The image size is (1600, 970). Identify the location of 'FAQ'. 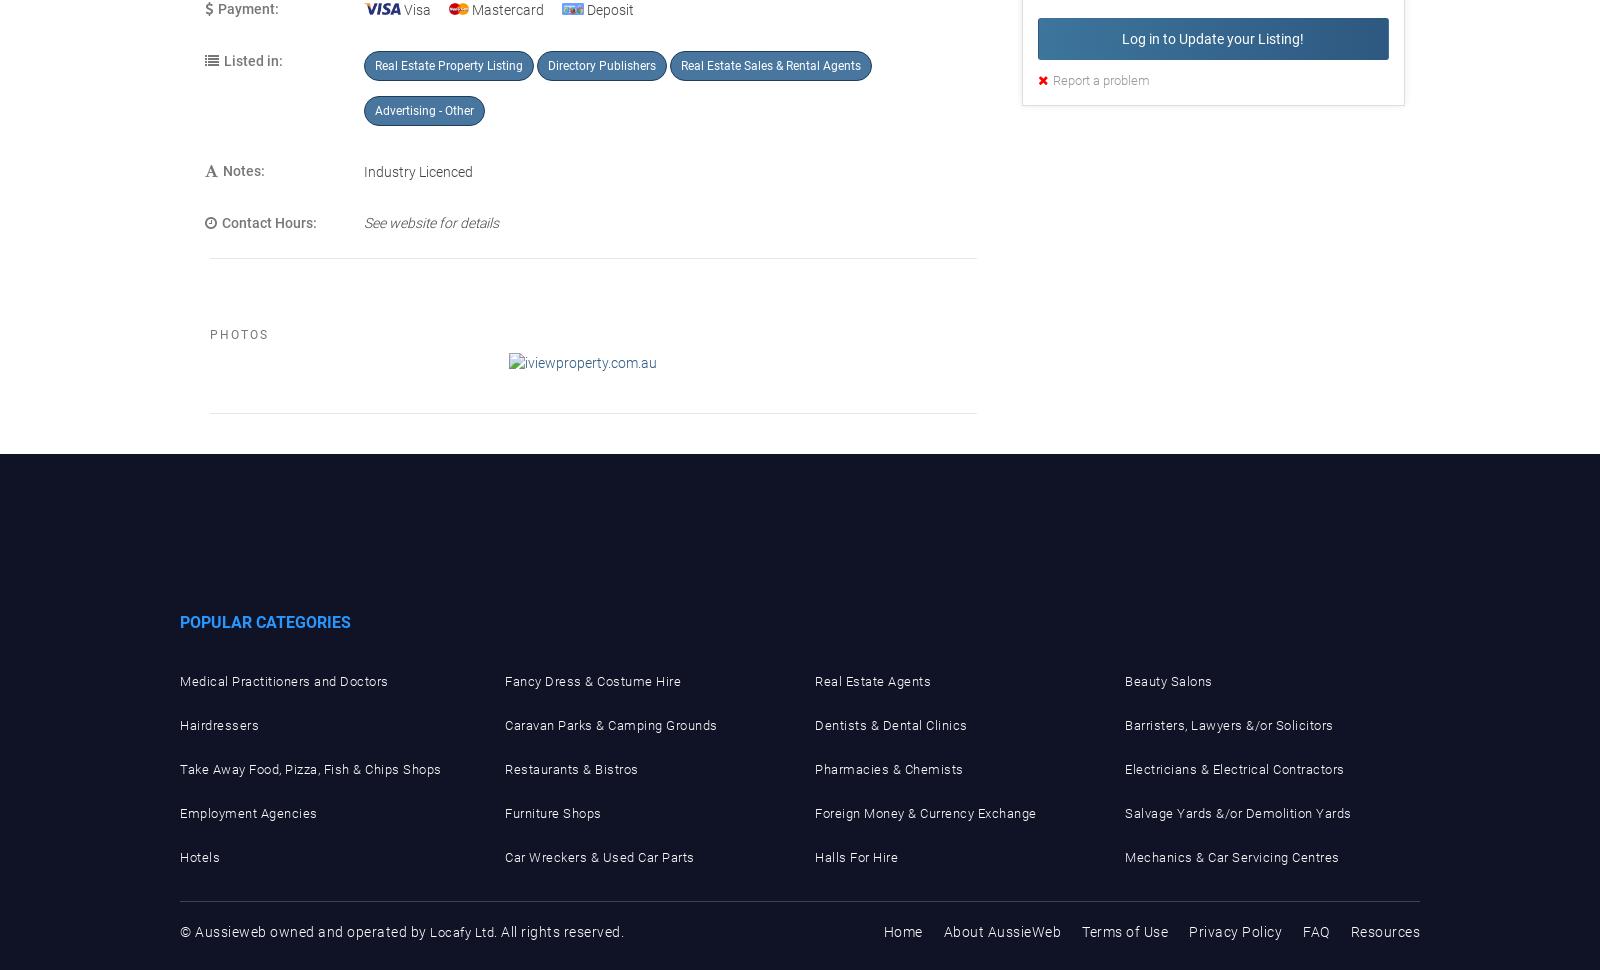
(1302, 930).